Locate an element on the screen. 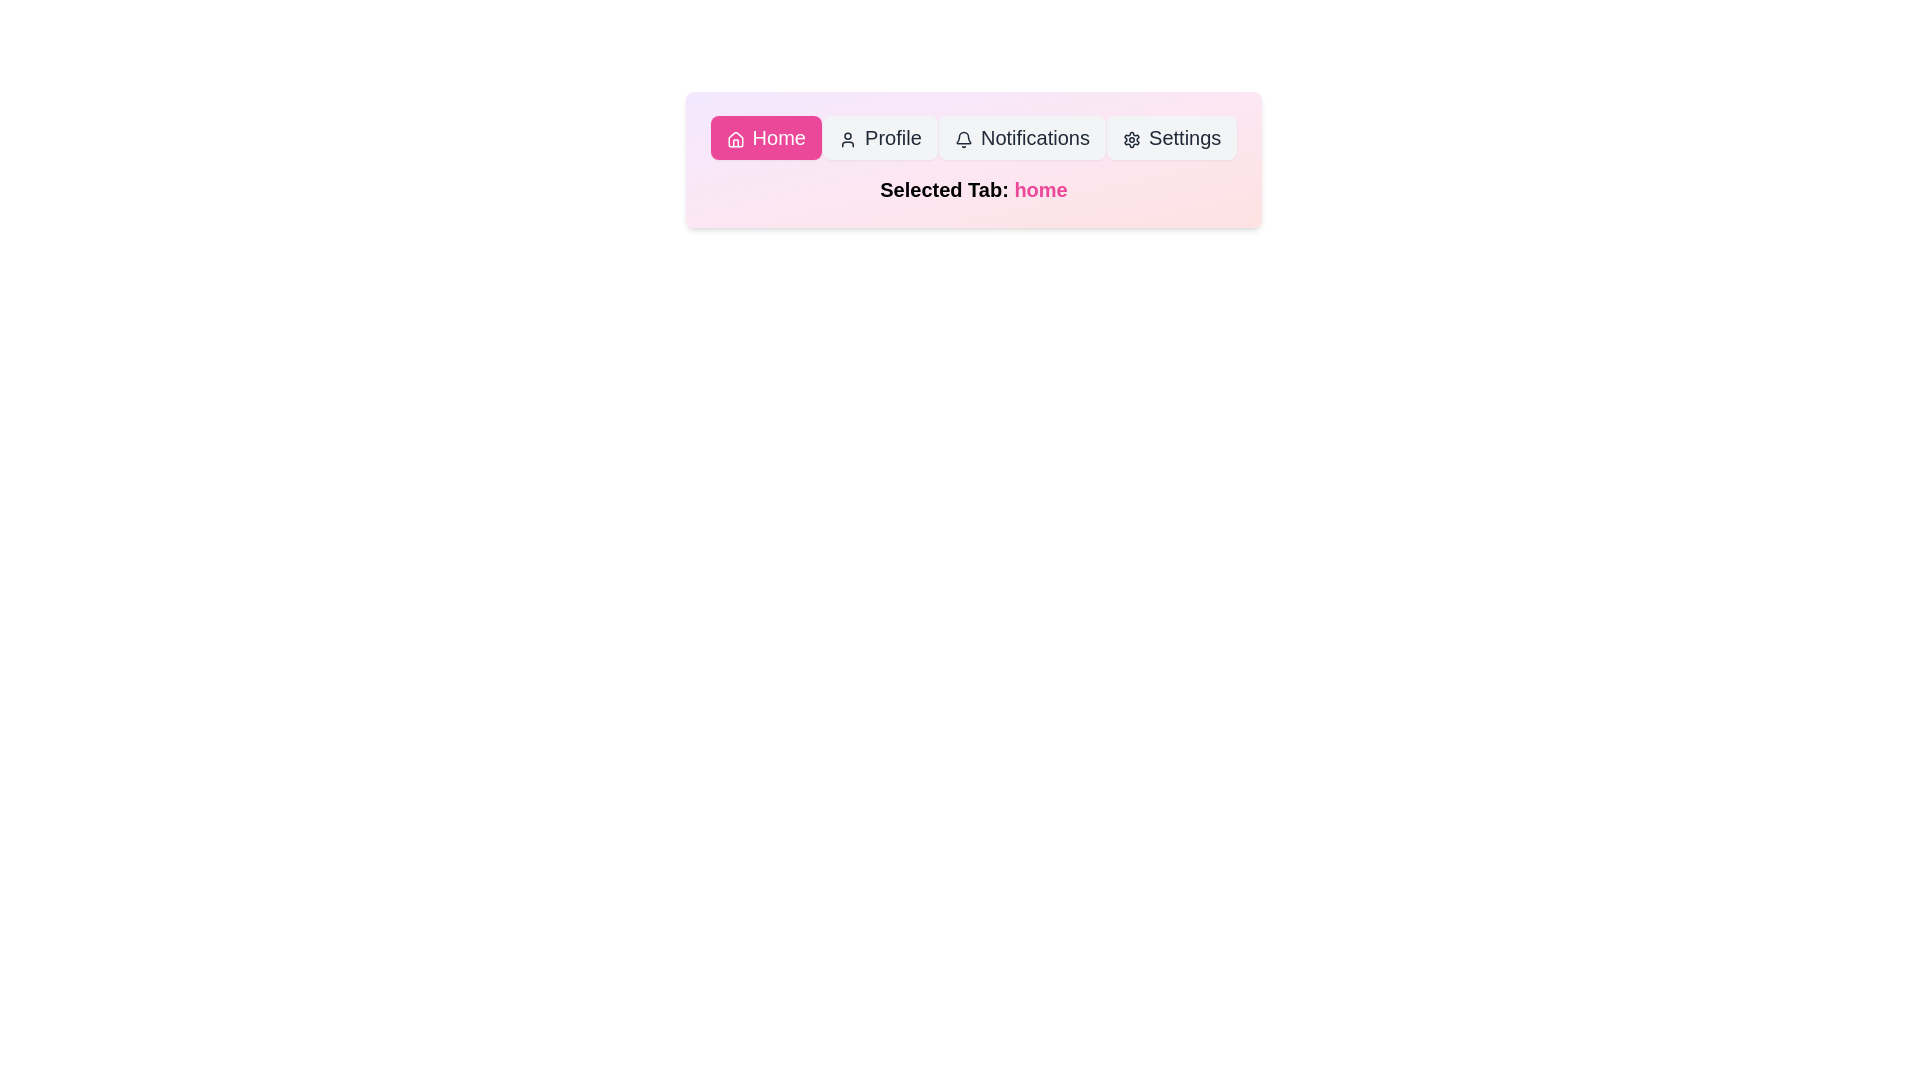  the home icon, which is a house-shaped icon with a pink background, located within the rounded pink 'Home' button at the top-left section of the interface is located at coordinates (734, 138).